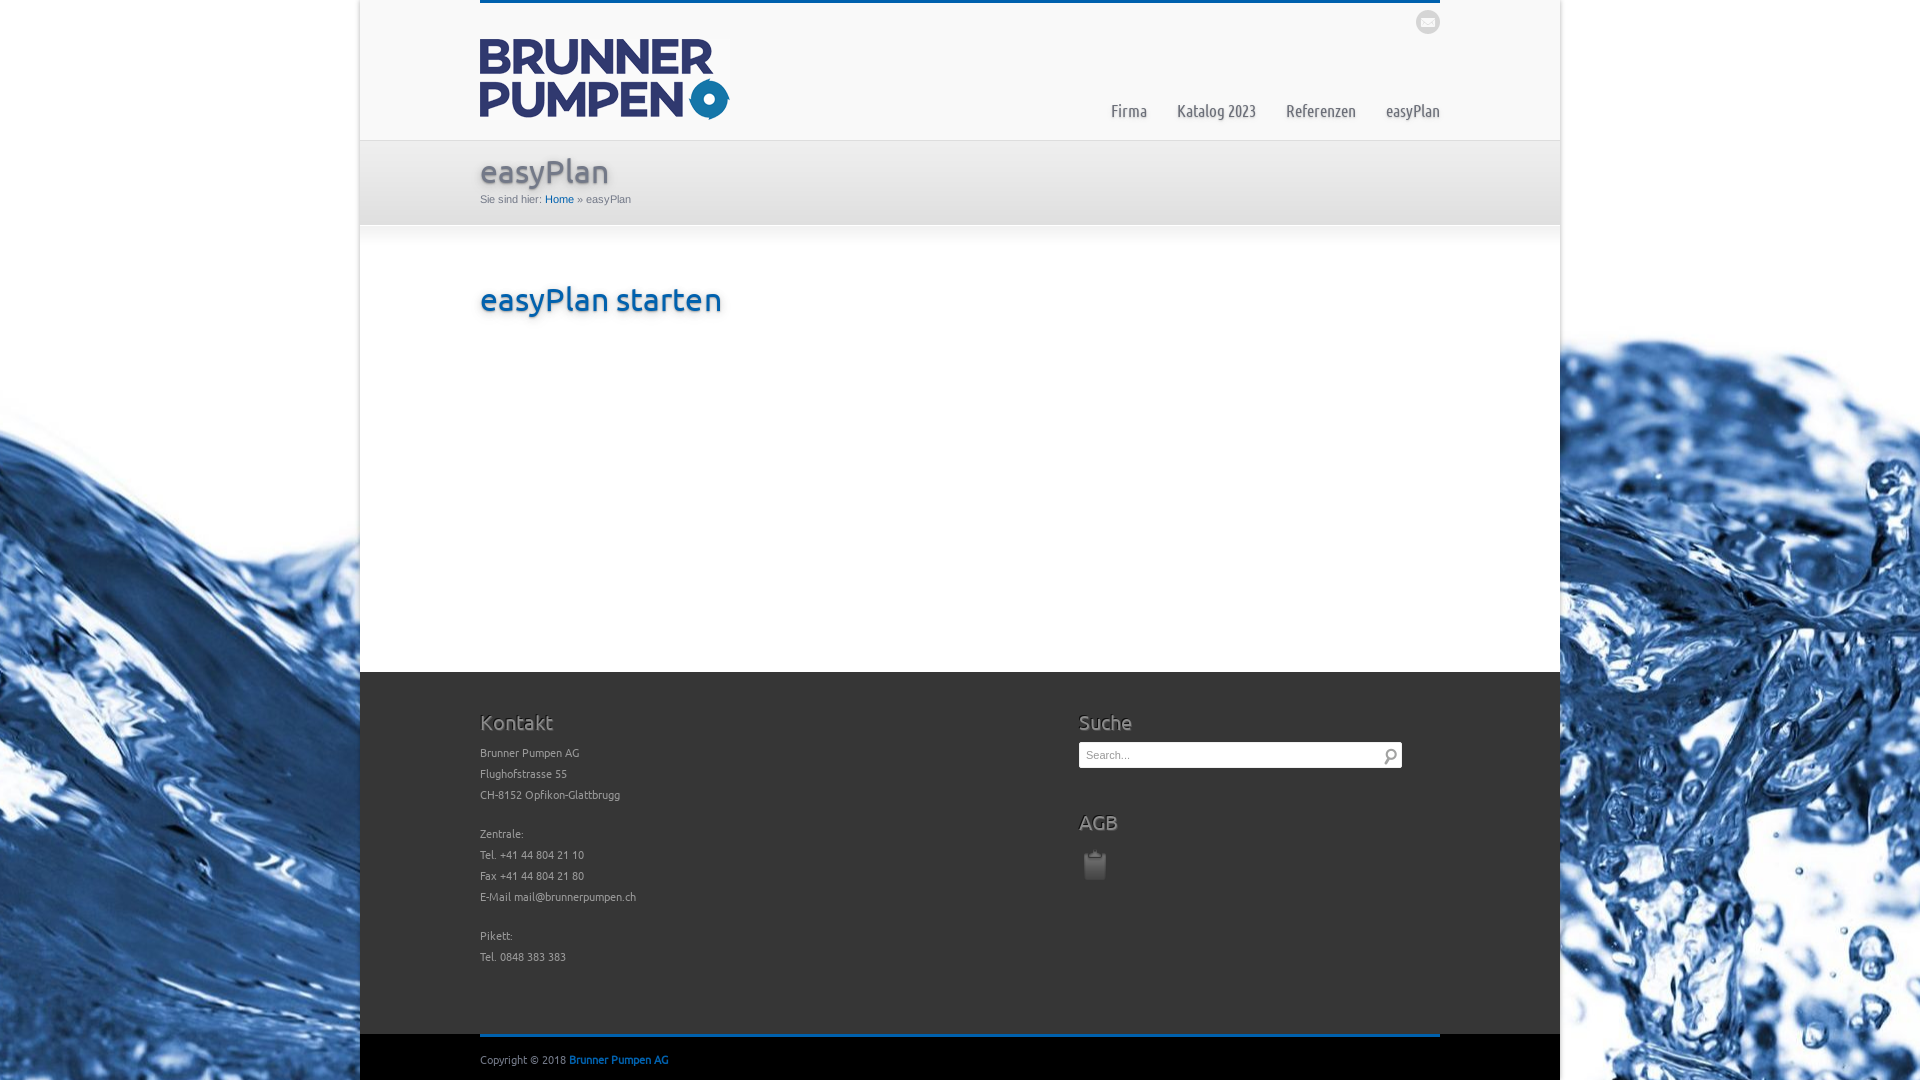  I want to click on 'easyPlan', so click(1411, 110).